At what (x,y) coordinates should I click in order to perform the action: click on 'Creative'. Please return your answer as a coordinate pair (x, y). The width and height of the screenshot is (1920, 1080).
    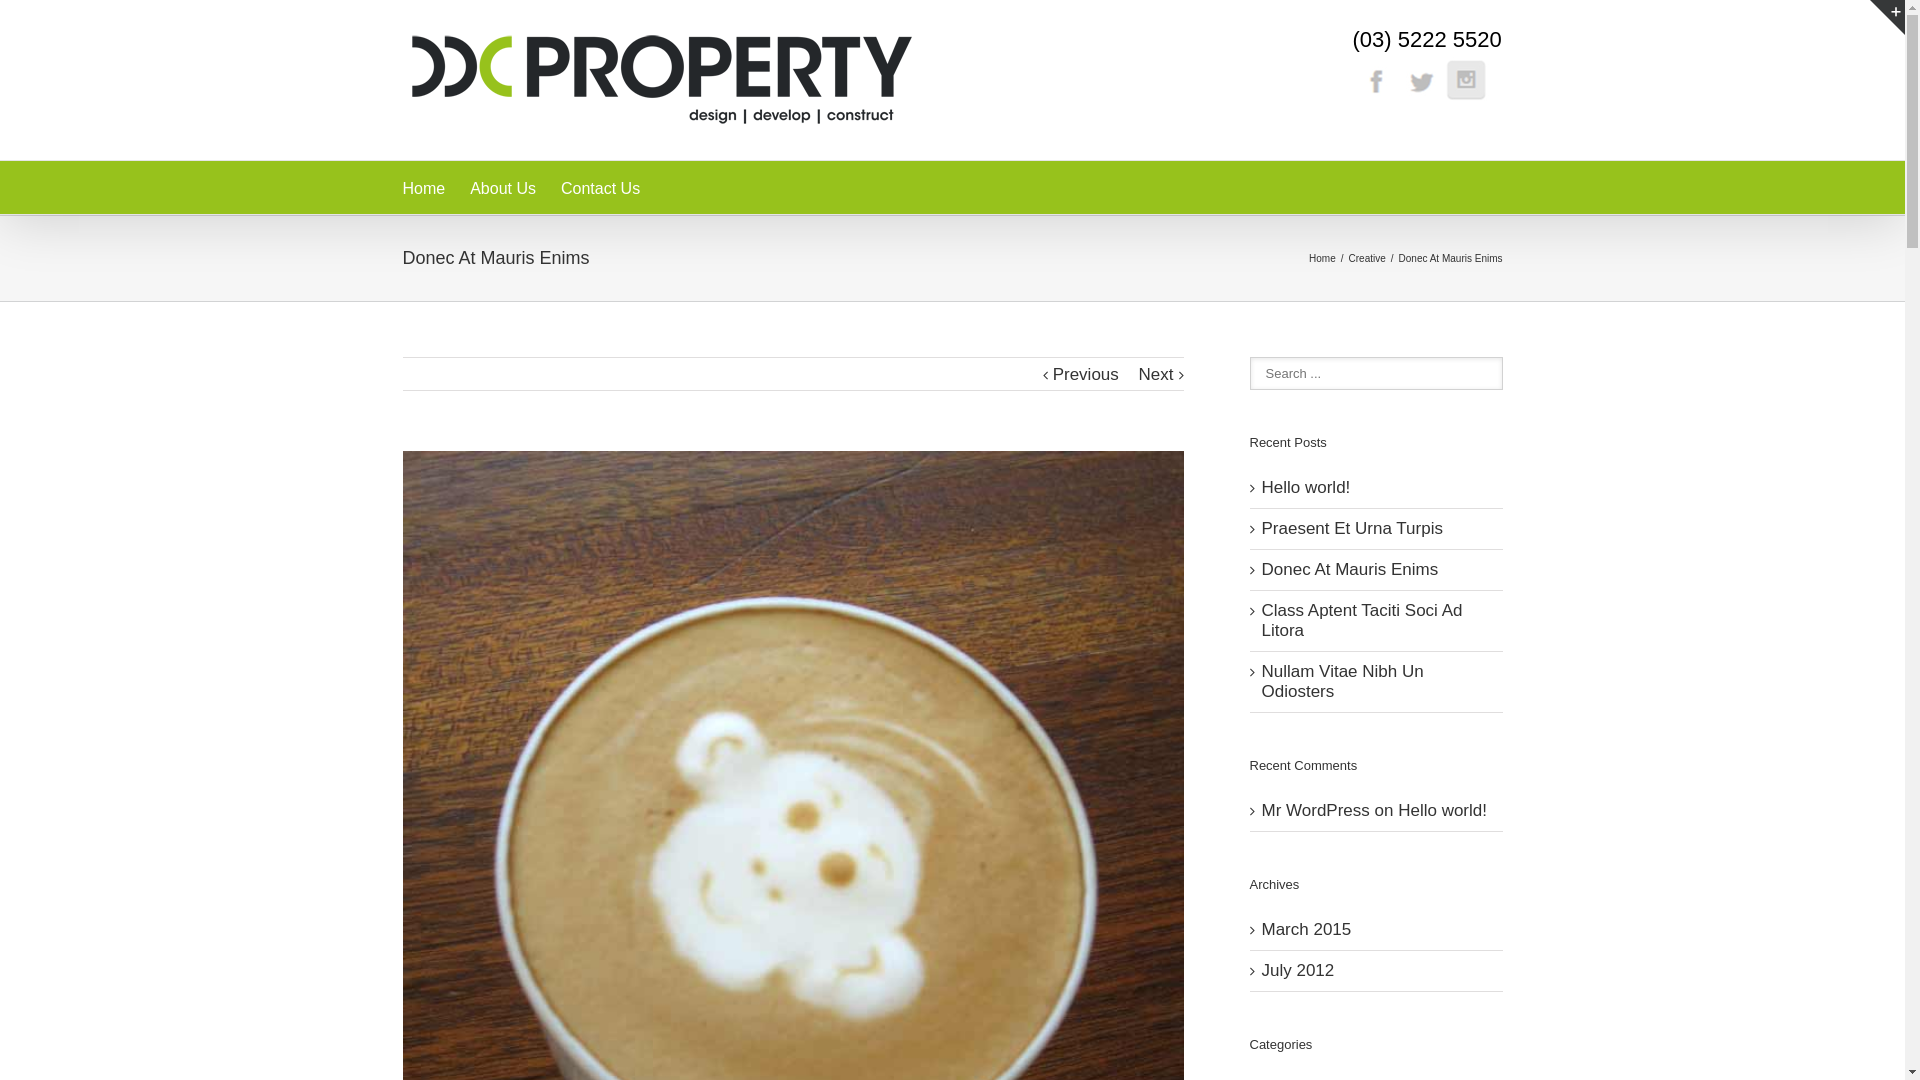
    Looking at the image, I should click on (1368, 256).